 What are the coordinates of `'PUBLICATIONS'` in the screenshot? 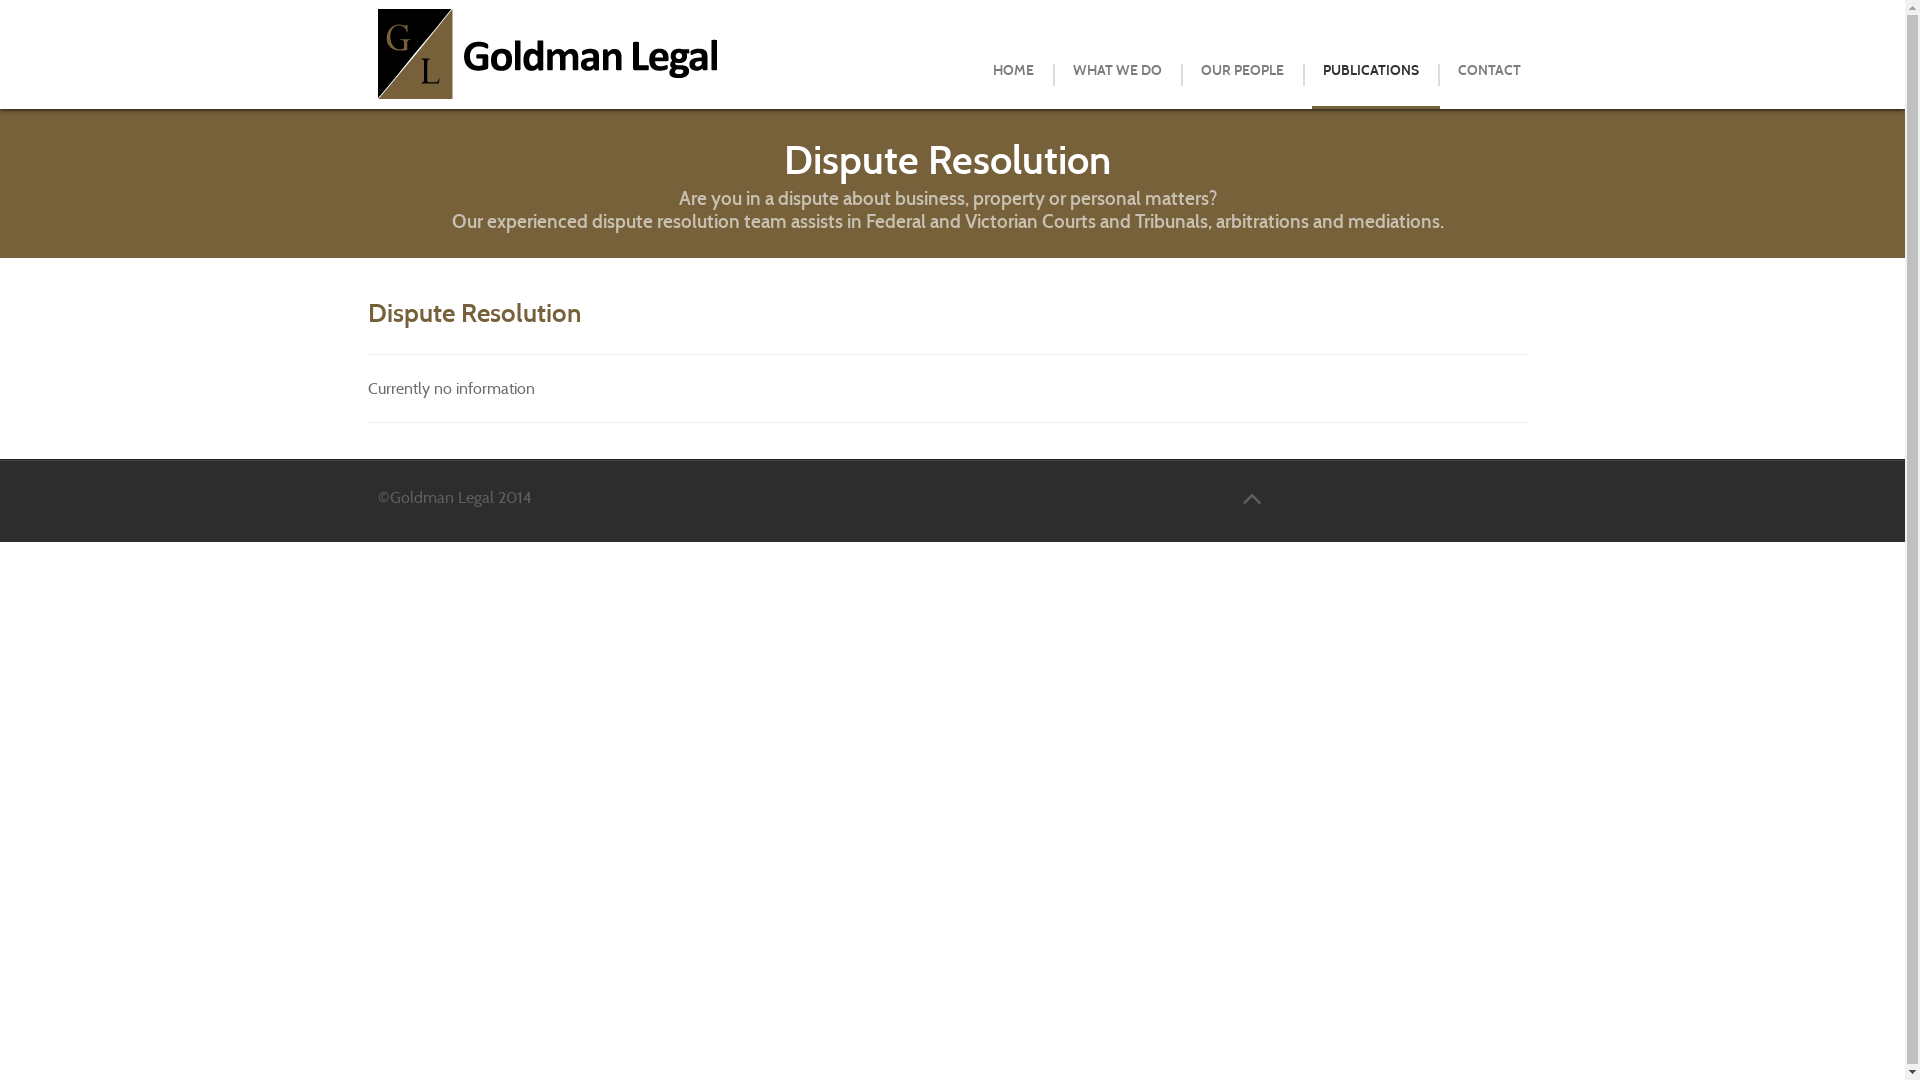 It's located at (1368, 69).